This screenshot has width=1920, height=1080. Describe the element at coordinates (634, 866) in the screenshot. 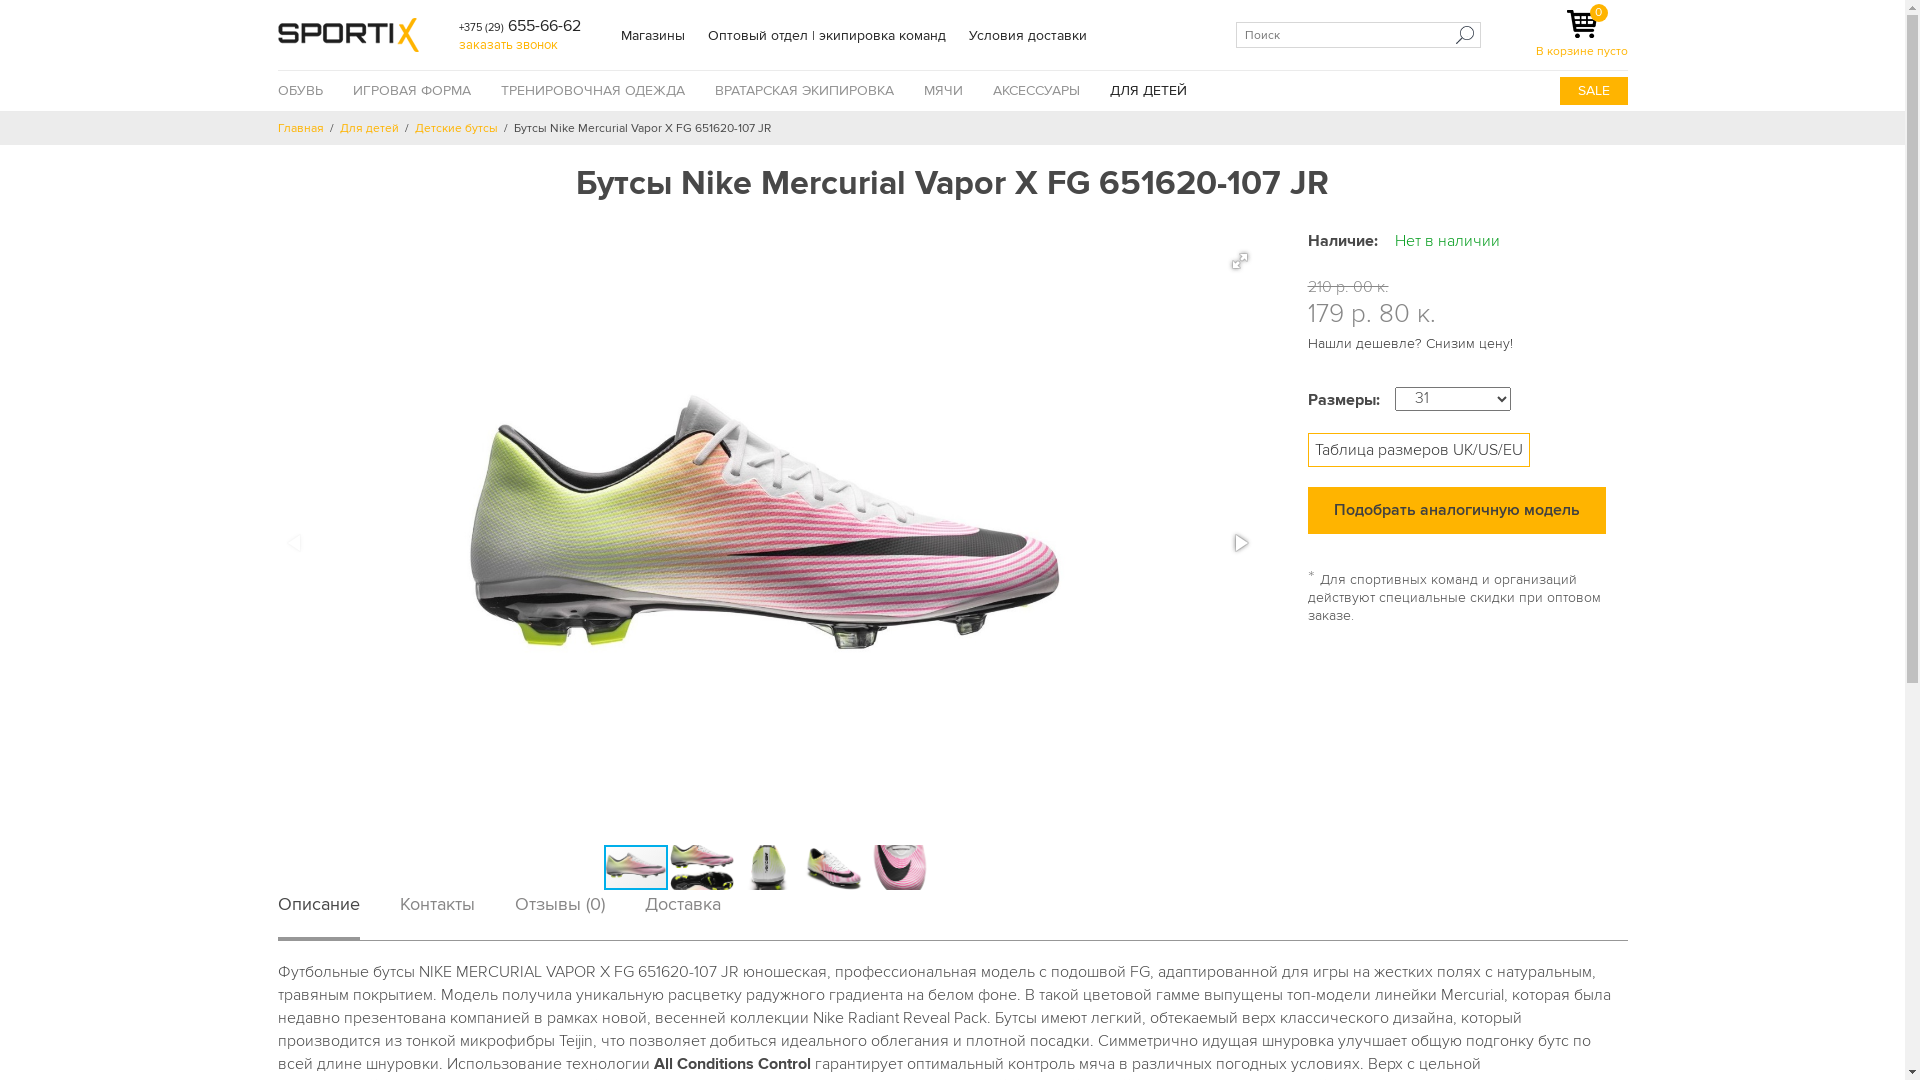

I see `'Nike Mercurial Vapor X FG 651620-107 JRnew.jpg'` at that location.